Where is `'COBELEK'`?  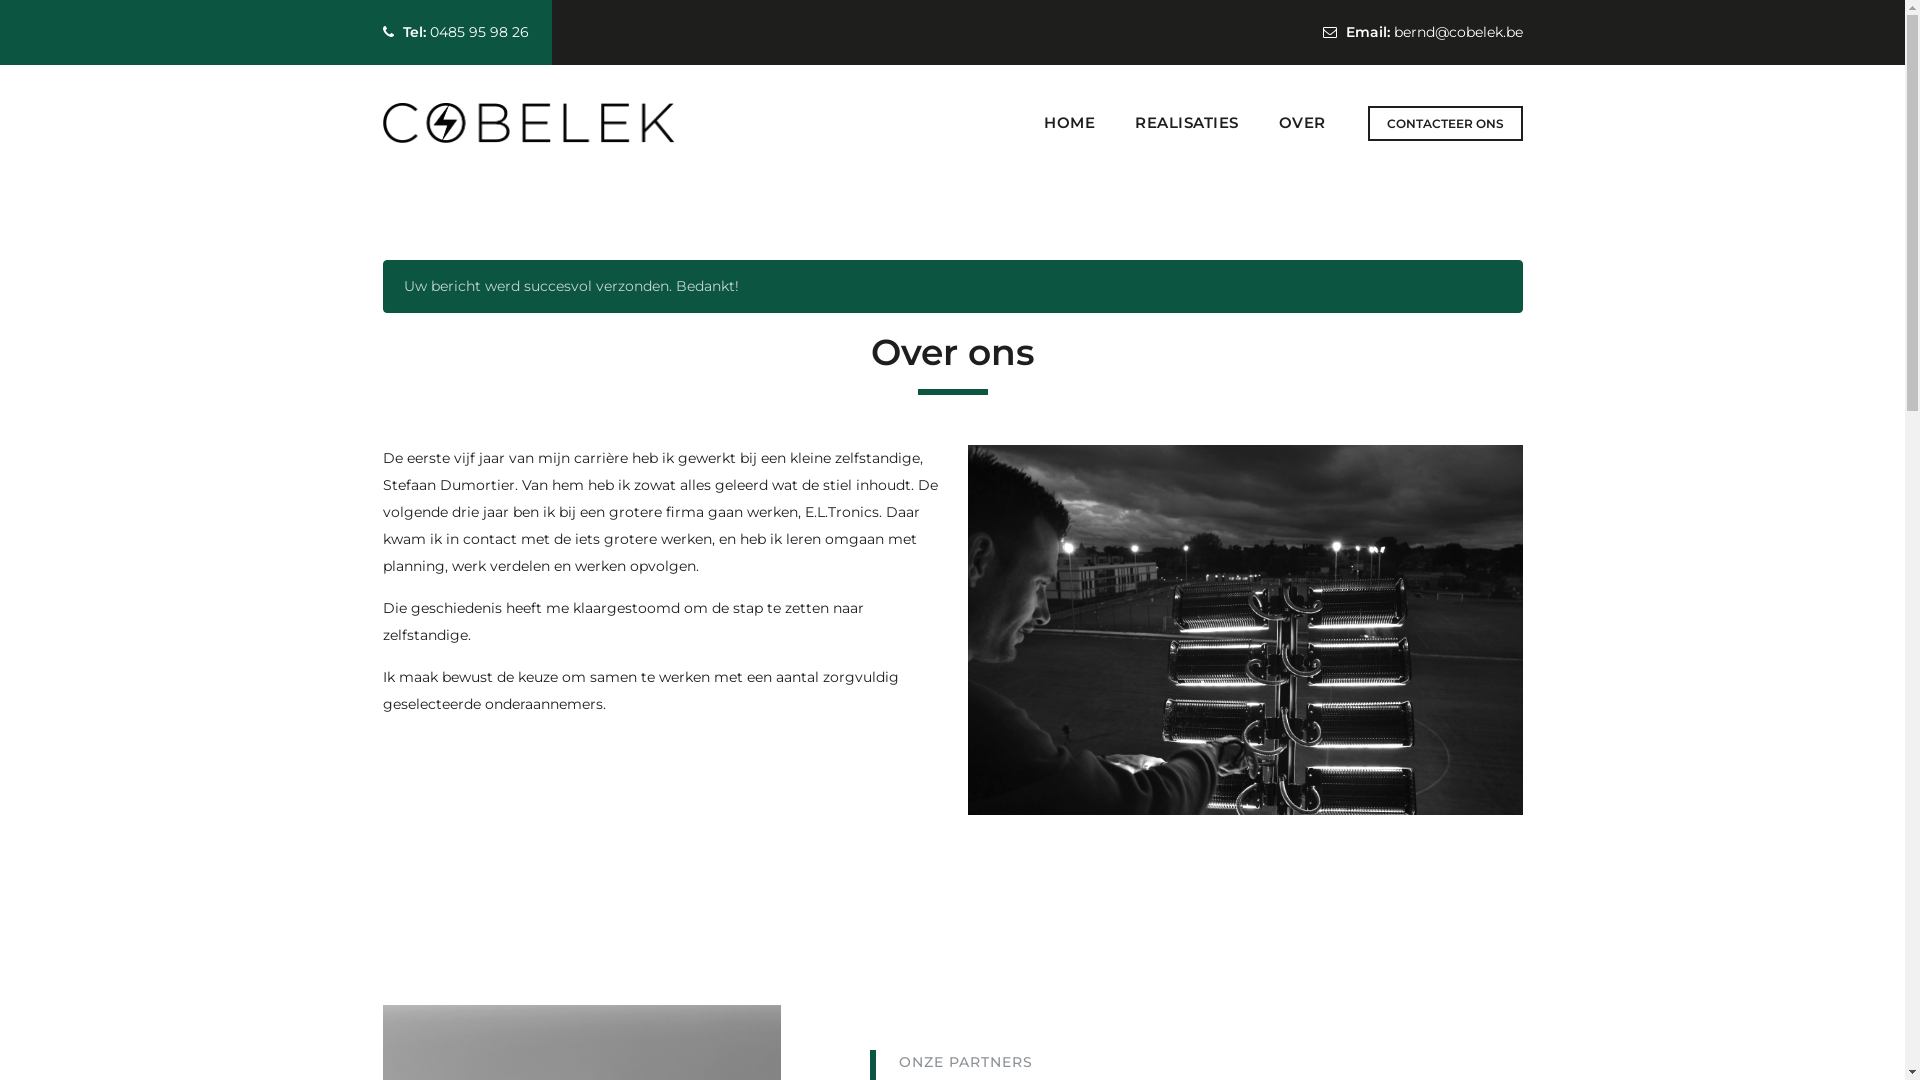
'COBELEK' is located at coordinates (528, 122).